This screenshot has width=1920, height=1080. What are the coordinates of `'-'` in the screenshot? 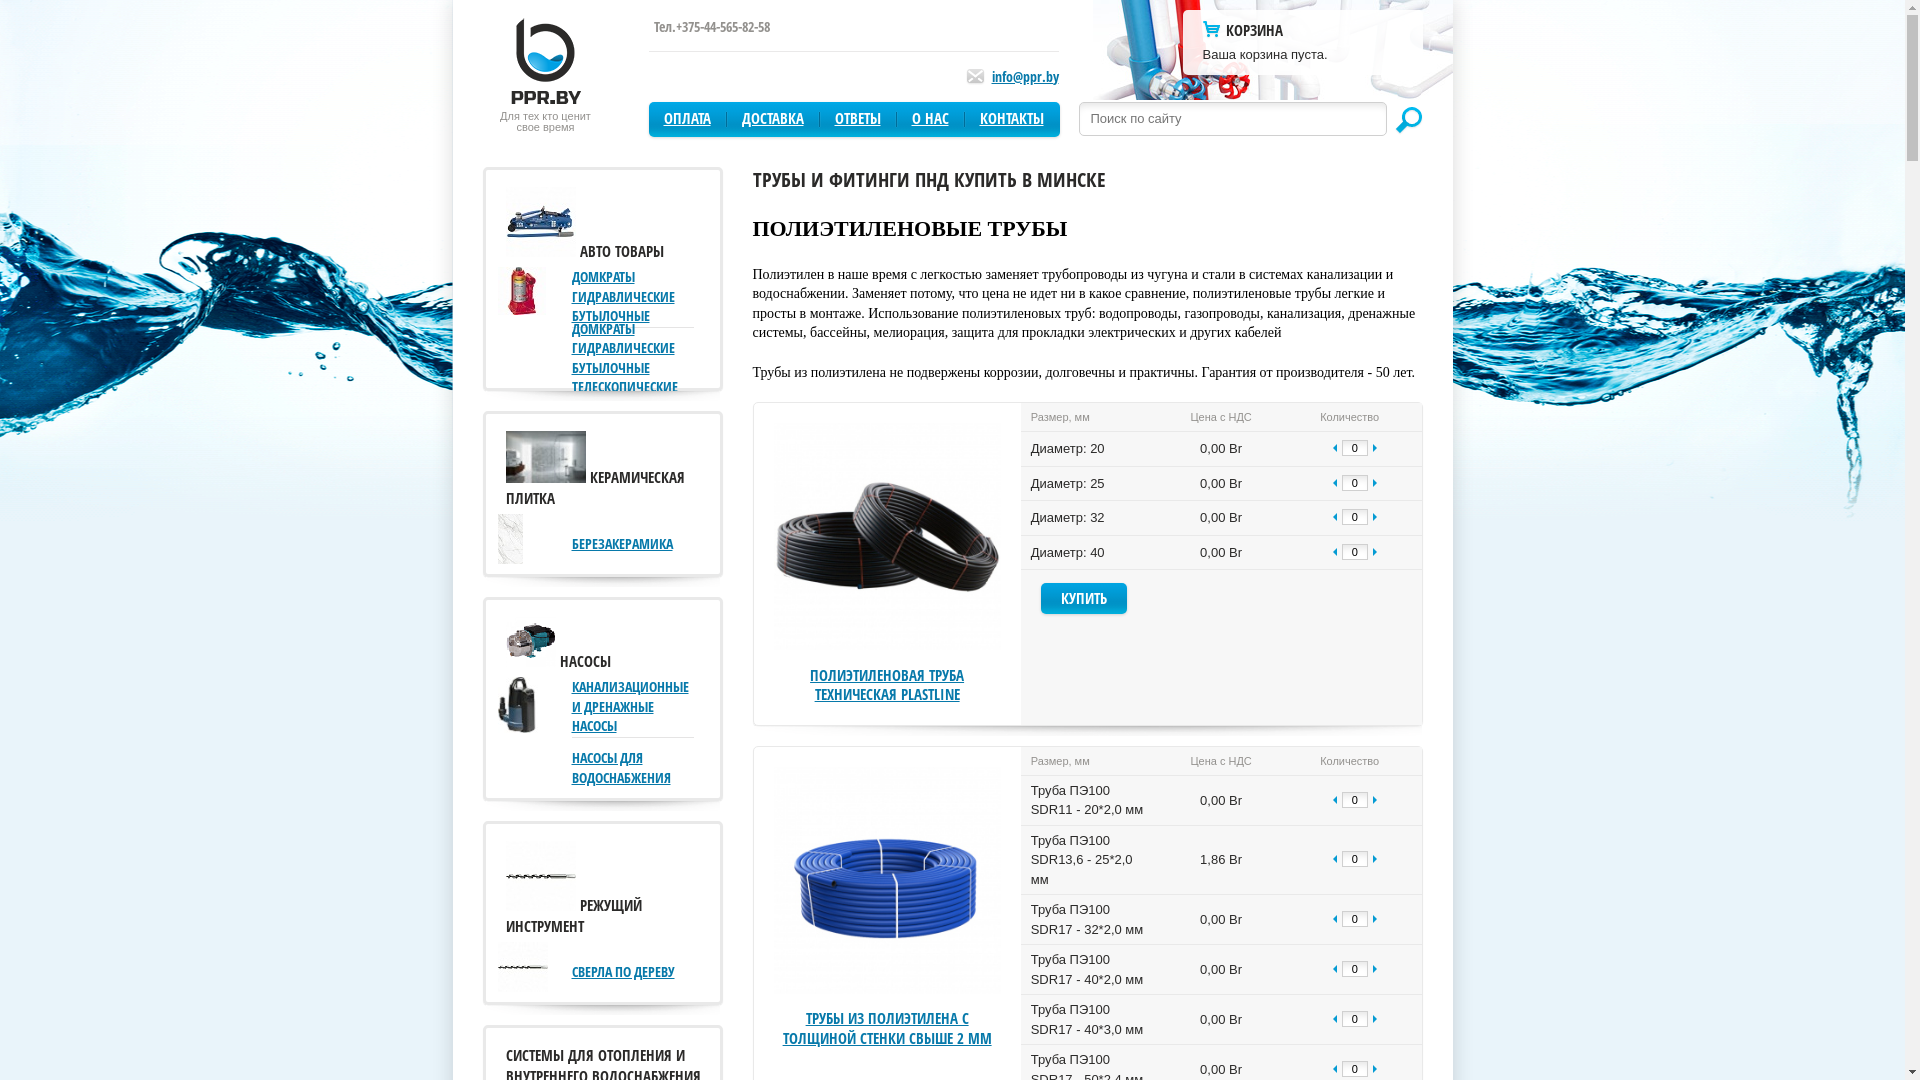 It's located at (1334, 1019).